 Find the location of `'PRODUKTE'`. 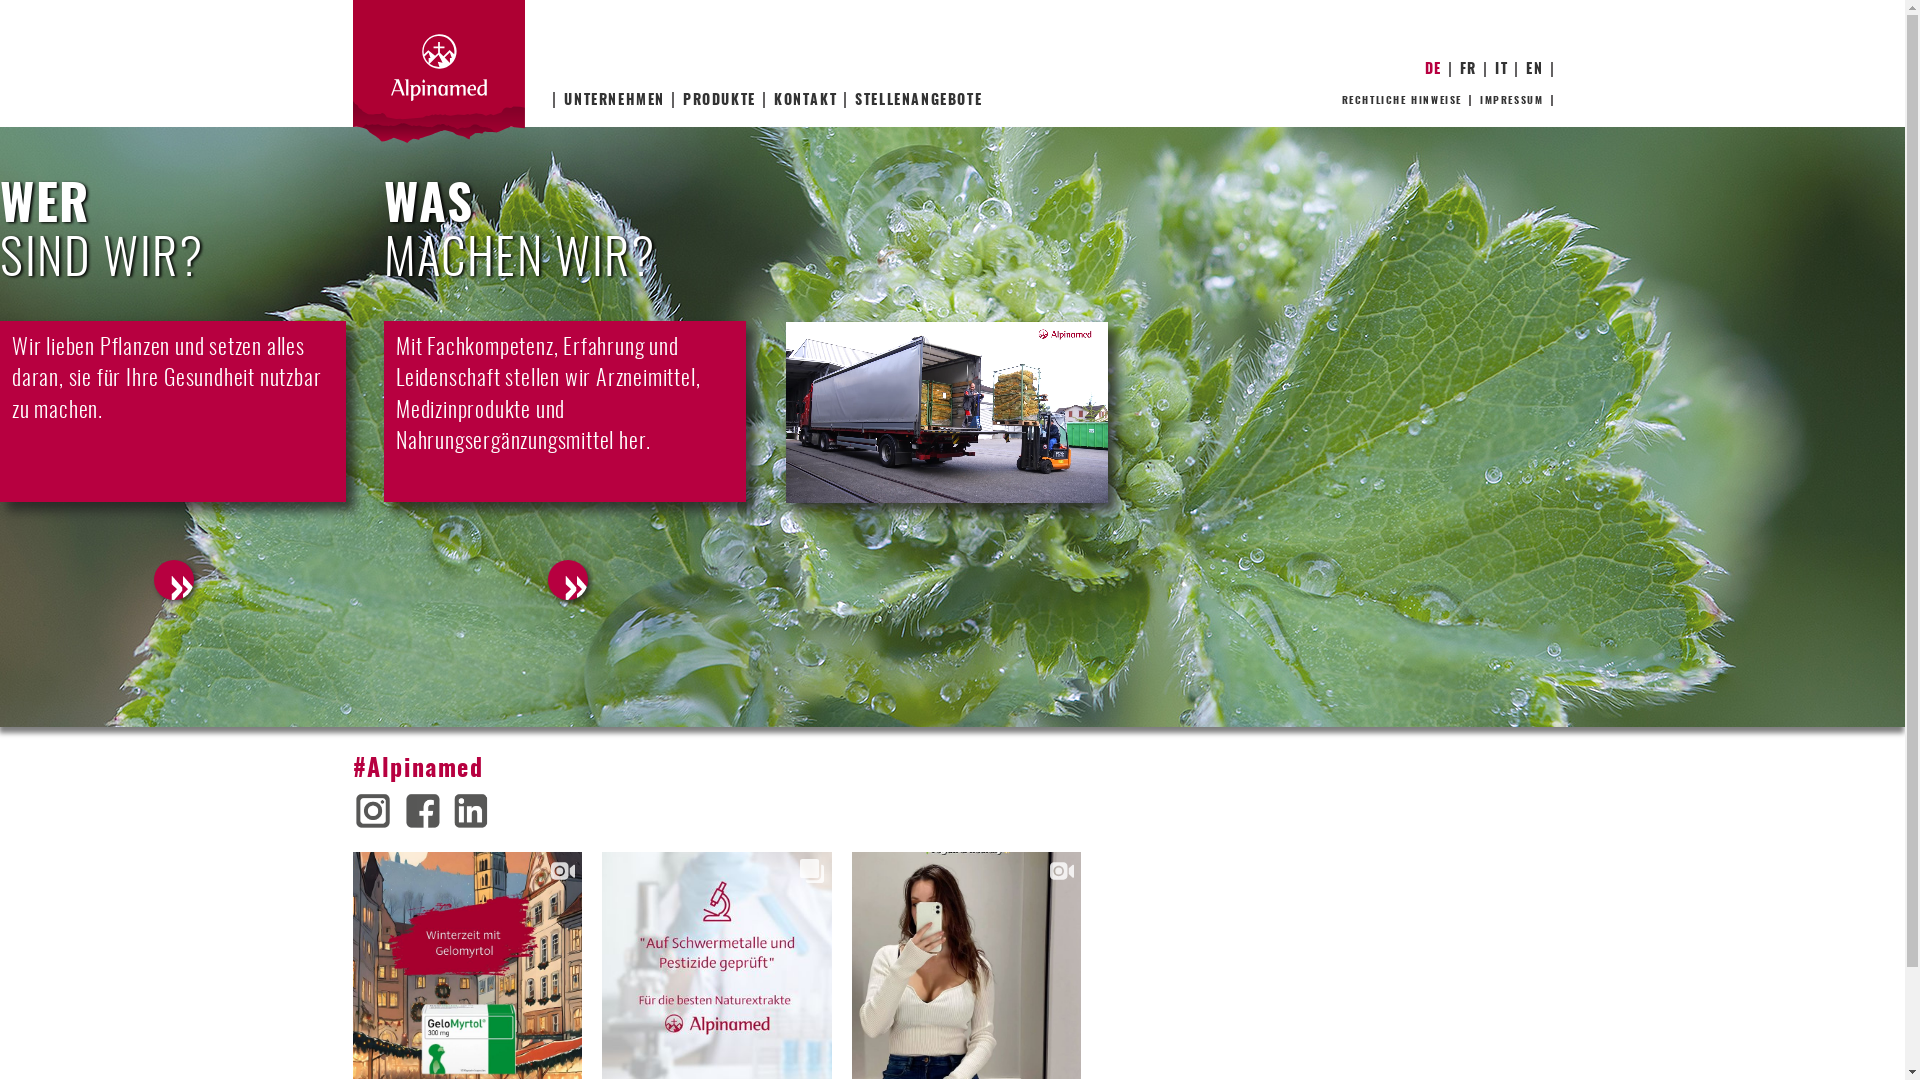

'PRODUKTE' is located at coordinates (672, 100).